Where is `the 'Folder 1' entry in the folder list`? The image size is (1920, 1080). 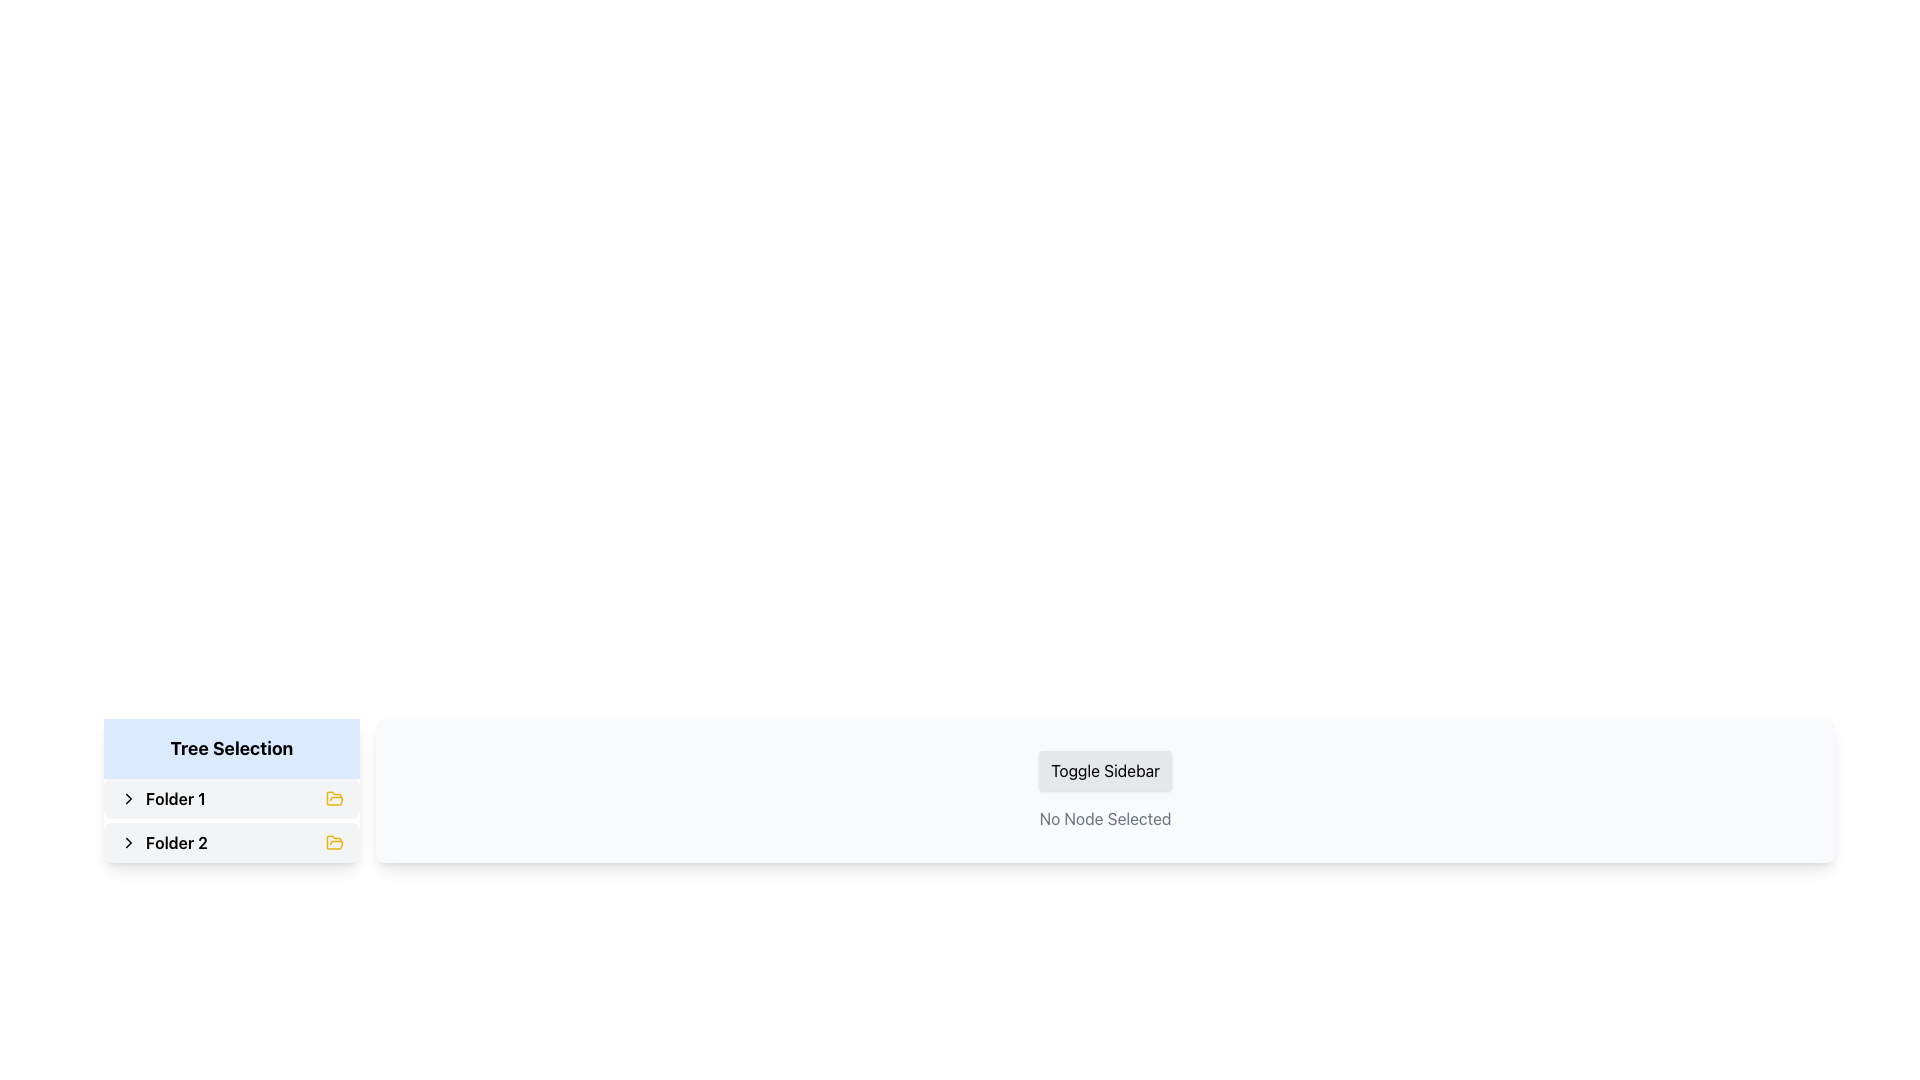 the 'Folder 1' entry in the folder list is located at coordinates (231, 797).